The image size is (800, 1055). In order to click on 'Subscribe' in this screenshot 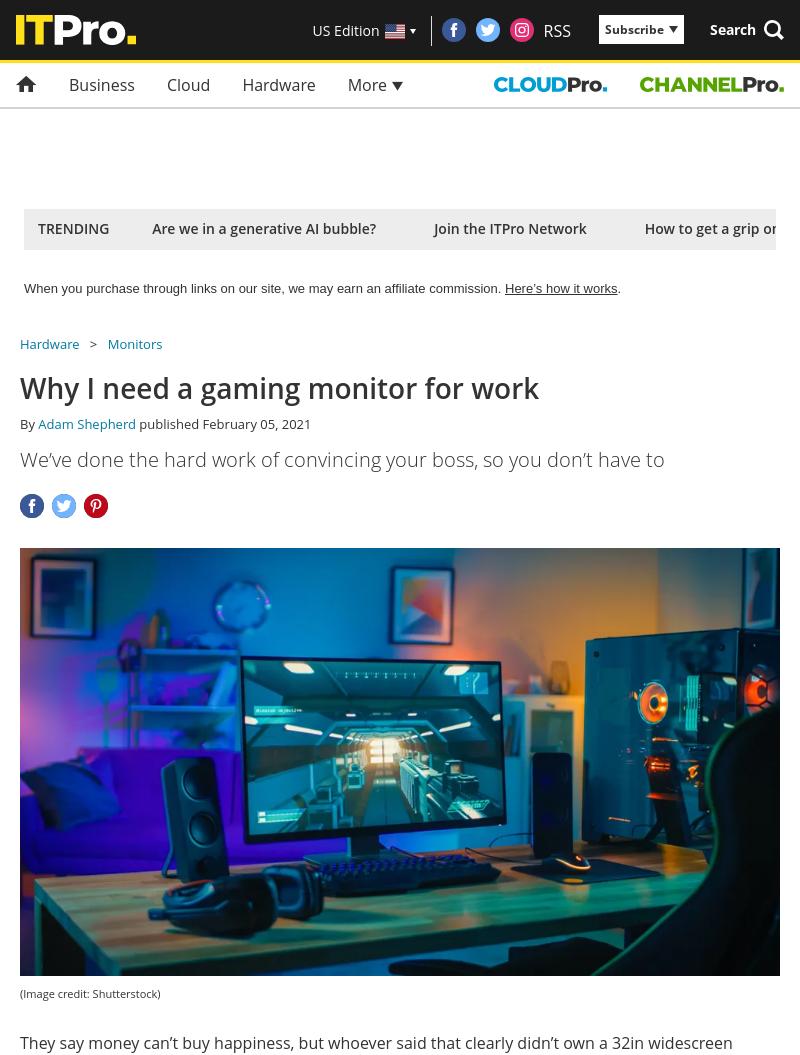, I will do `click(633, 29)`.